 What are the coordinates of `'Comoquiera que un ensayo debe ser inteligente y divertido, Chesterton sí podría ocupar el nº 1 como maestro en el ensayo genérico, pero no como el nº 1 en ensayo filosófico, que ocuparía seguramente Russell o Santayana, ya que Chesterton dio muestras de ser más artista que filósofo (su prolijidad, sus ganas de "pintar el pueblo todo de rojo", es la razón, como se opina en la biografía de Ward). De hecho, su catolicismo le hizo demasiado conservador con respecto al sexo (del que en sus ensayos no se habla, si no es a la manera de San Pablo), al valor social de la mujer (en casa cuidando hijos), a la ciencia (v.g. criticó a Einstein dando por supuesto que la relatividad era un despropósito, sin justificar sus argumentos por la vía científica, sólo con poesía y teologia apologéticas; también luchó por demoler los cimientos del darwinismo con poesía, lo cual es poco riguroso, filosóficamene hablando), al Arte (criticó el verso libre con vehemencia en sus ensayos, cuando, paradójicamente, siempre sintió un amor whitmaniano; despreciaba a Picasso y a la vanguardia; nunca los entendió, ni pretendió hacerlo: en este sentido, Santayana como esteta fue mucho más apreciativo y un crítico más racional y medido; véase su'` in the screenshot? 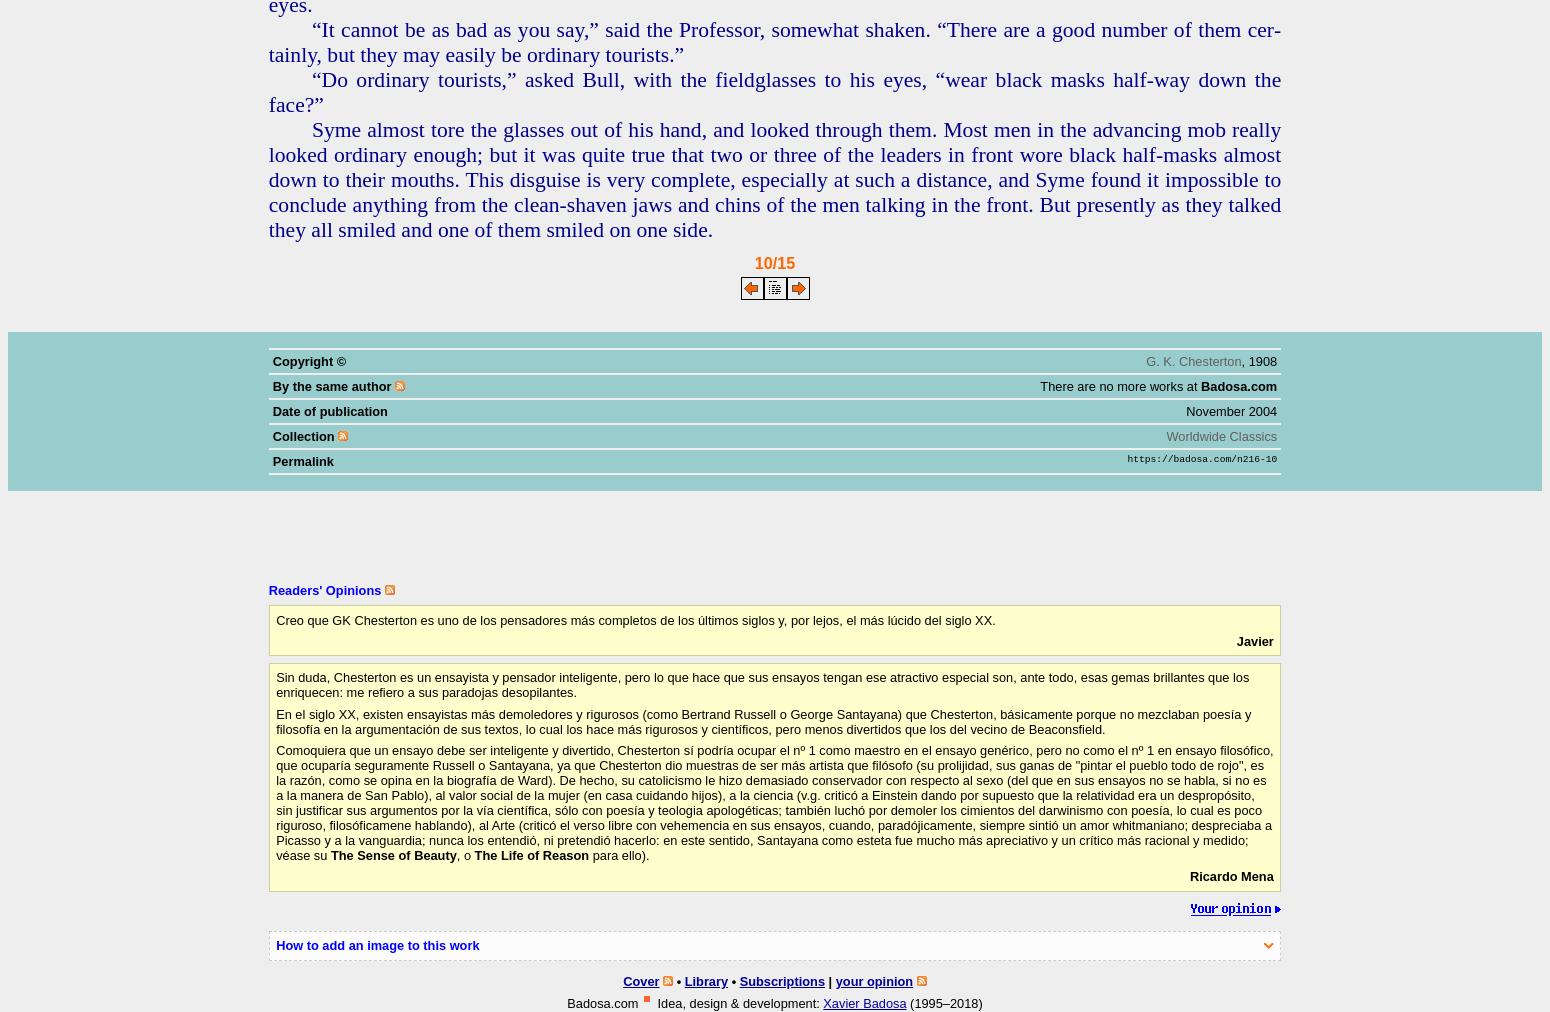 It's located at (774, 801).